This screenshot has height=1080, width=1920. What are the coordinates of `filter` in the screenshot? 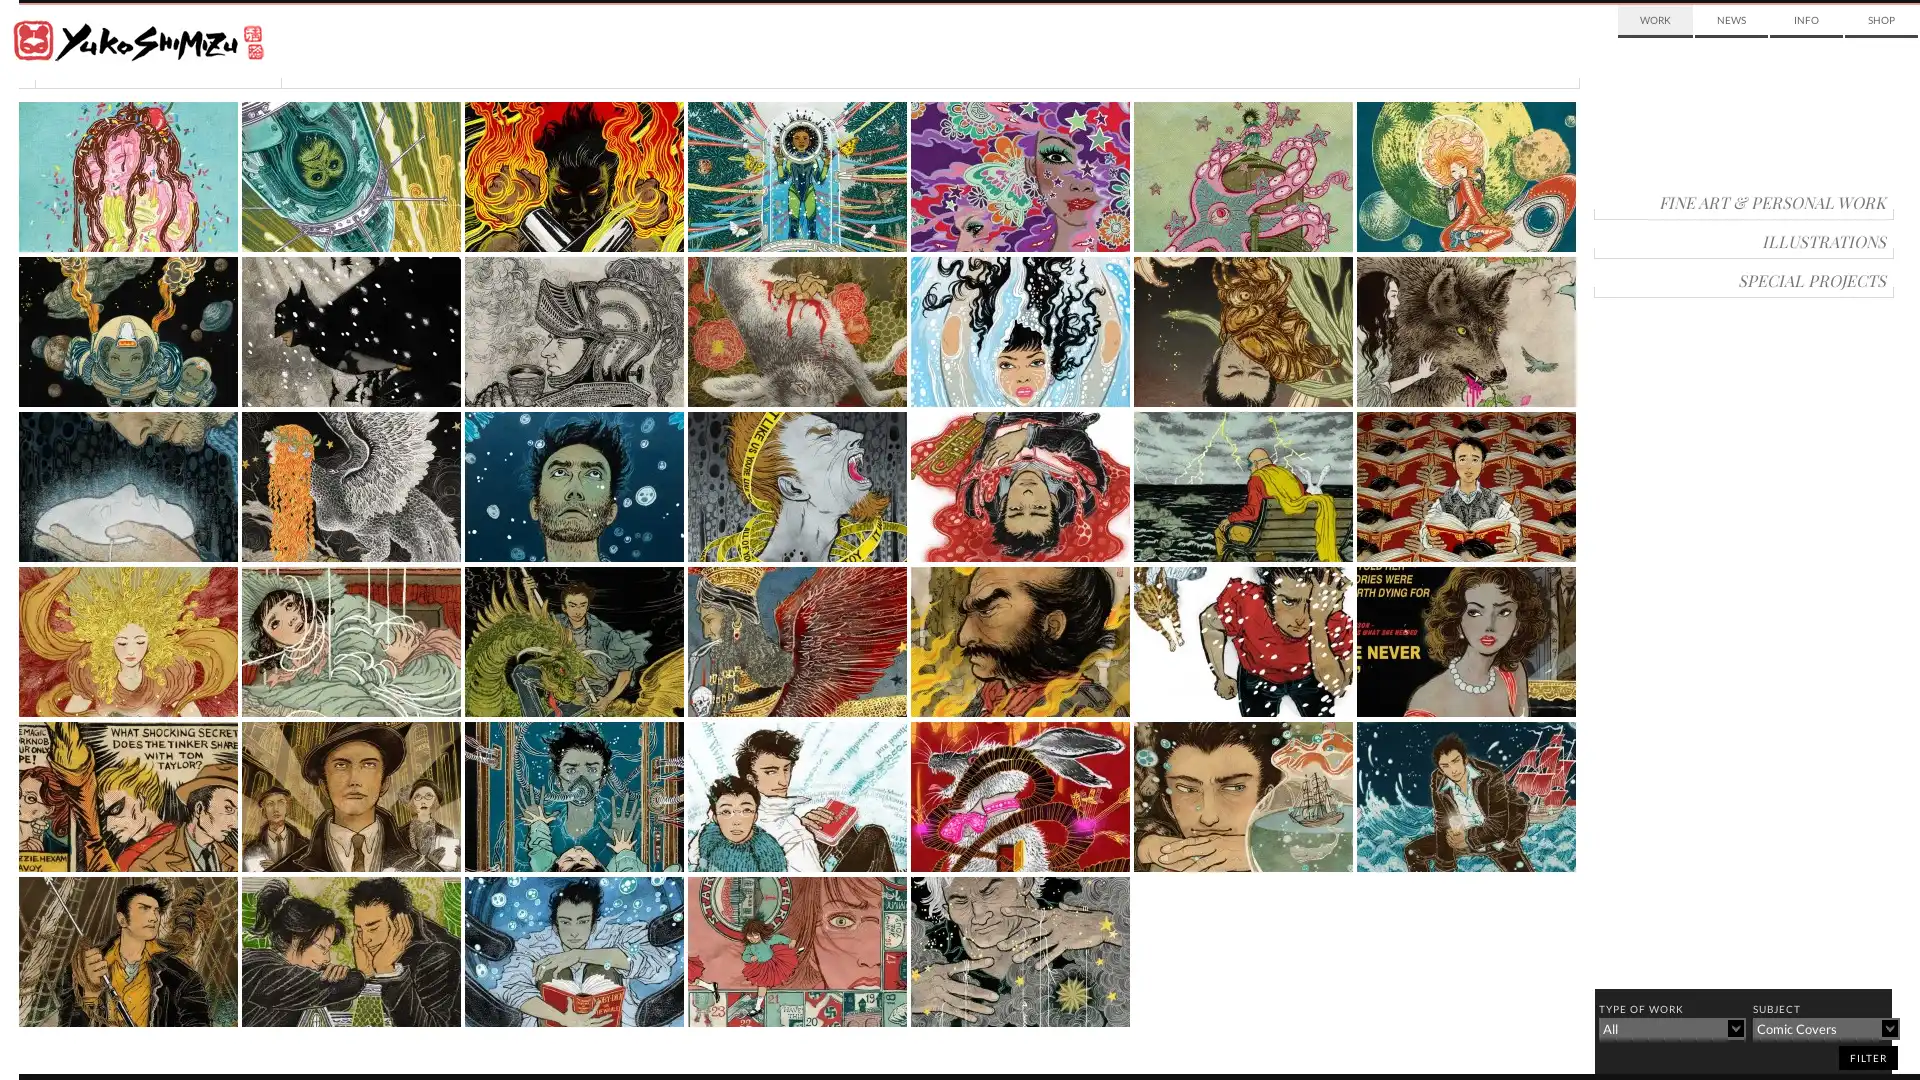 It's located at (1867, 1055).